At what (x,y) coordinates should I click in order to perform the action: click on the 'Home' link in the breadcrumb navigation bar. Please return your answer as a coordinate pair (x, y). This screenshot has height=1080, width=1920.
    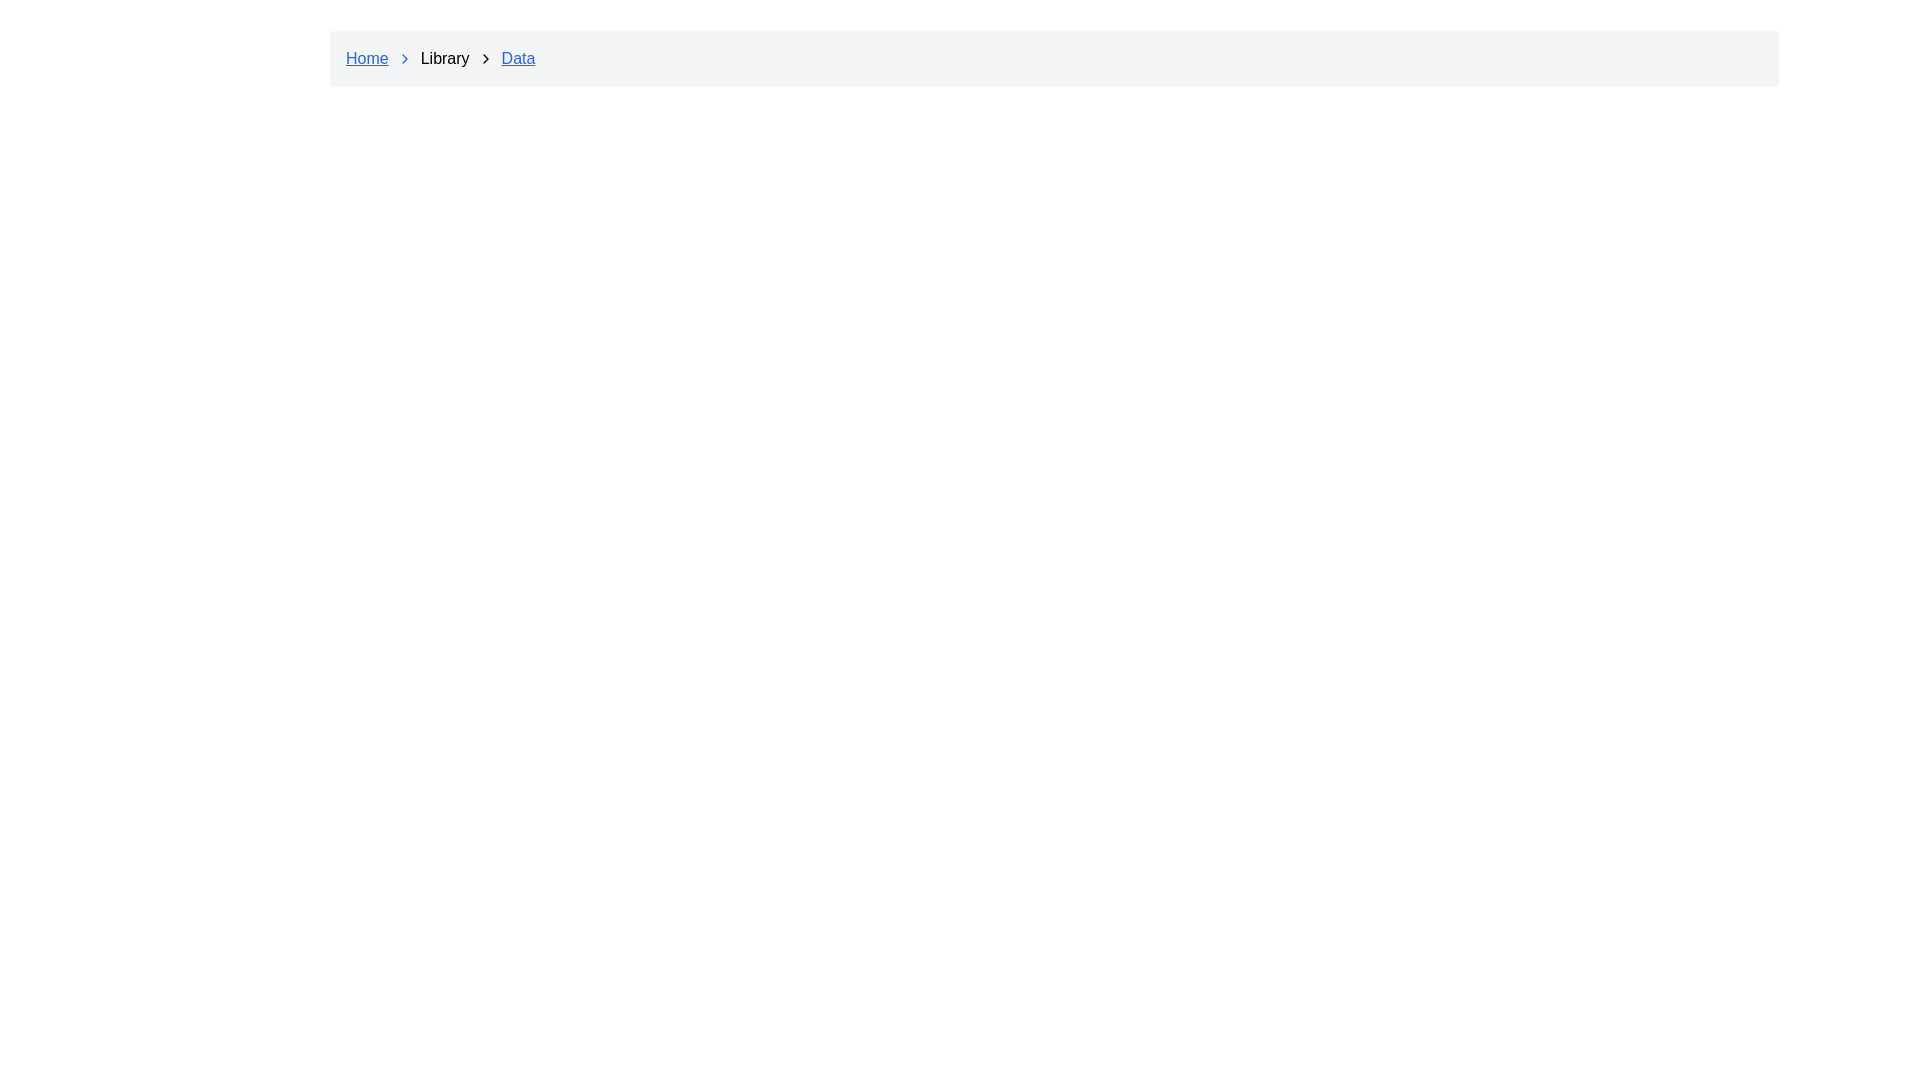
    Looking at the image, I should click on (379, 57).